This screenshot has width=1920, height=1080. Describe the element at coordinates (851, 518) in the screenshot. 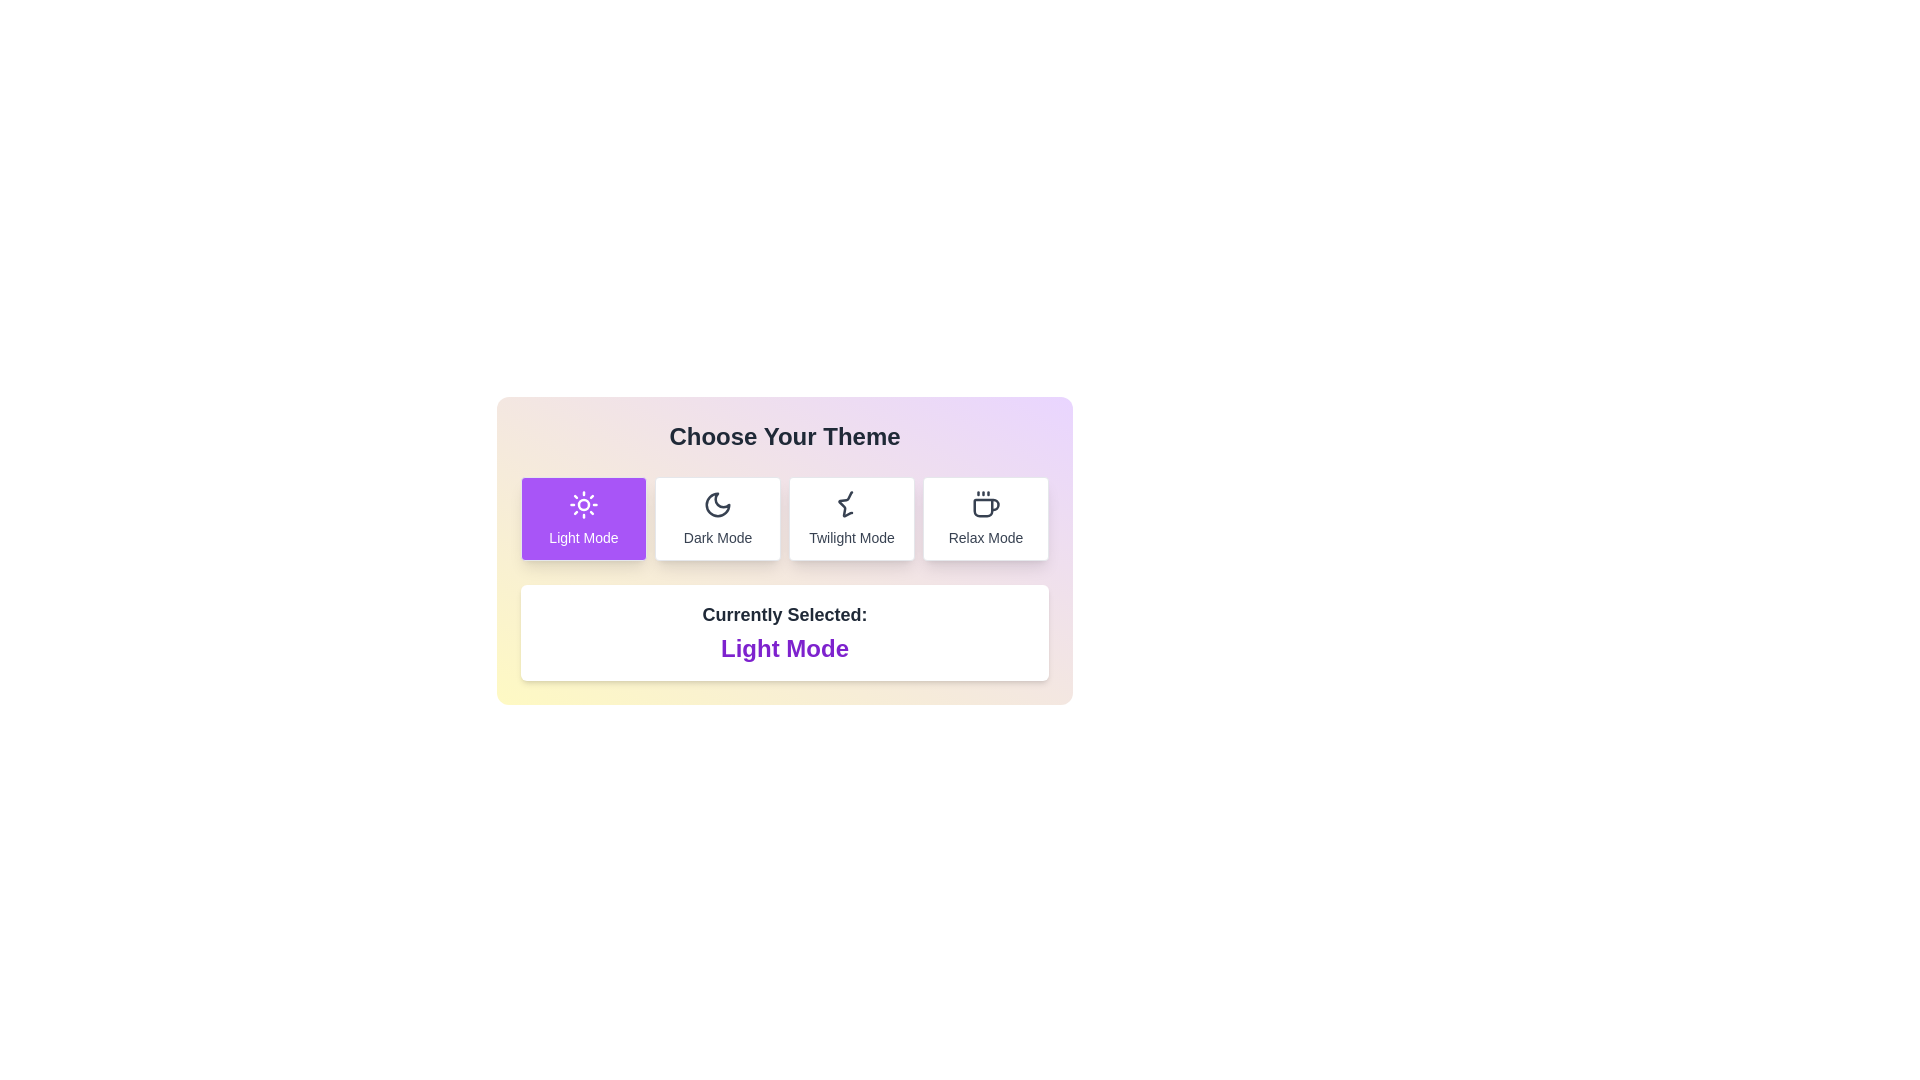

I see `the theme button corresponding to Twilight Mode` at that location.